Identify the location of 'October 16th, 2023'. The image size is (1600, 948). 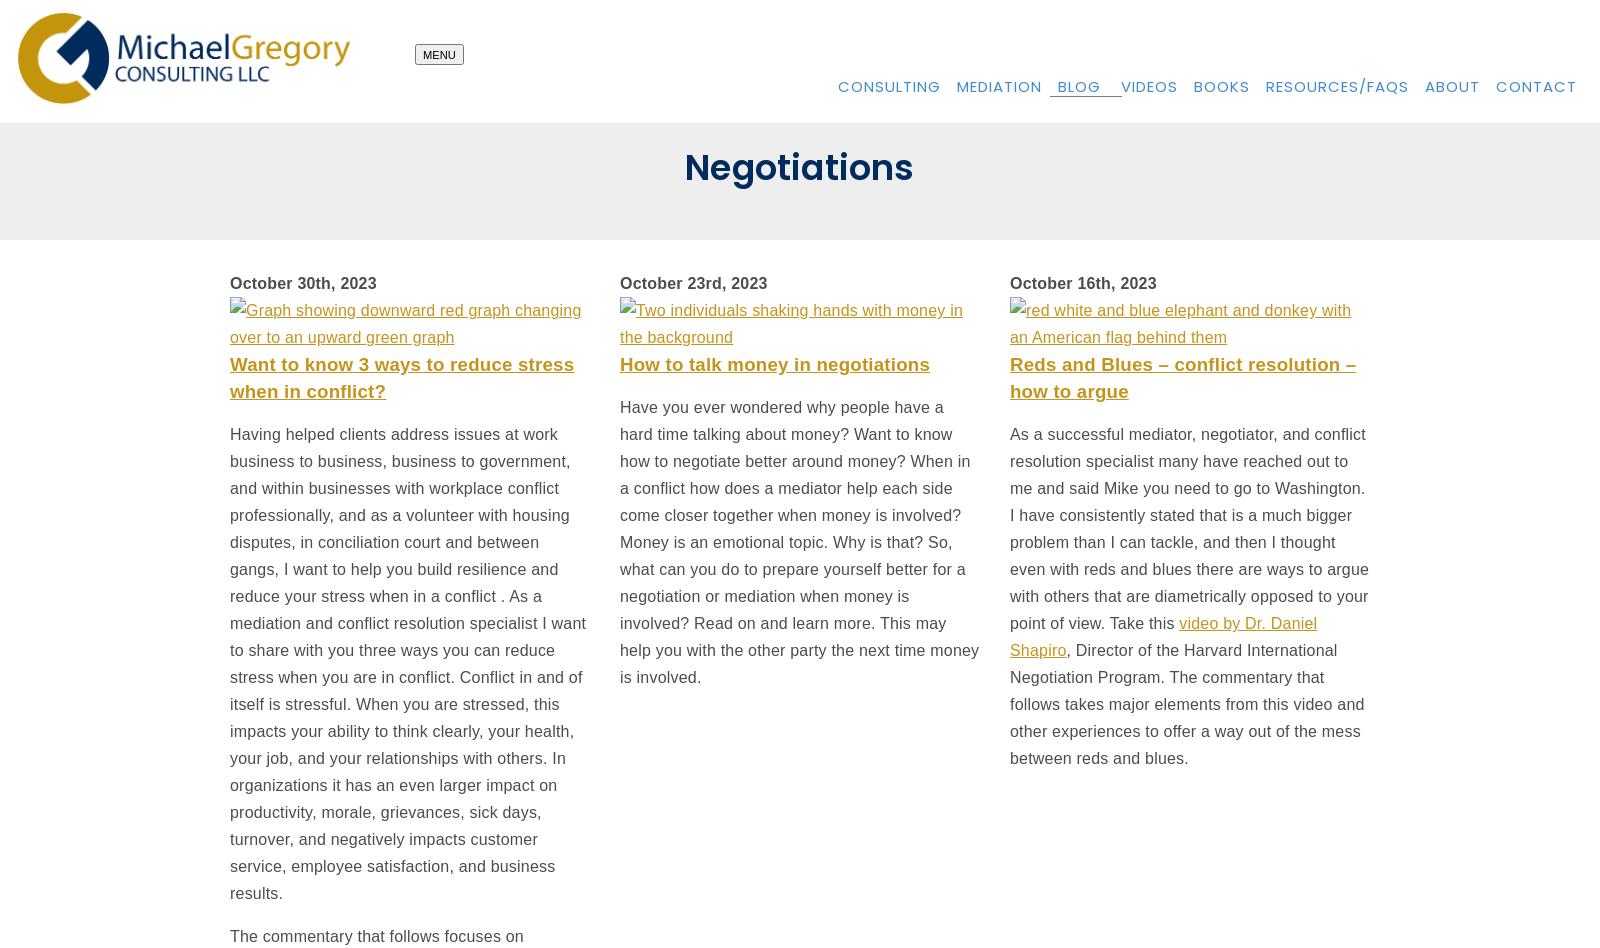
(1083, 283).